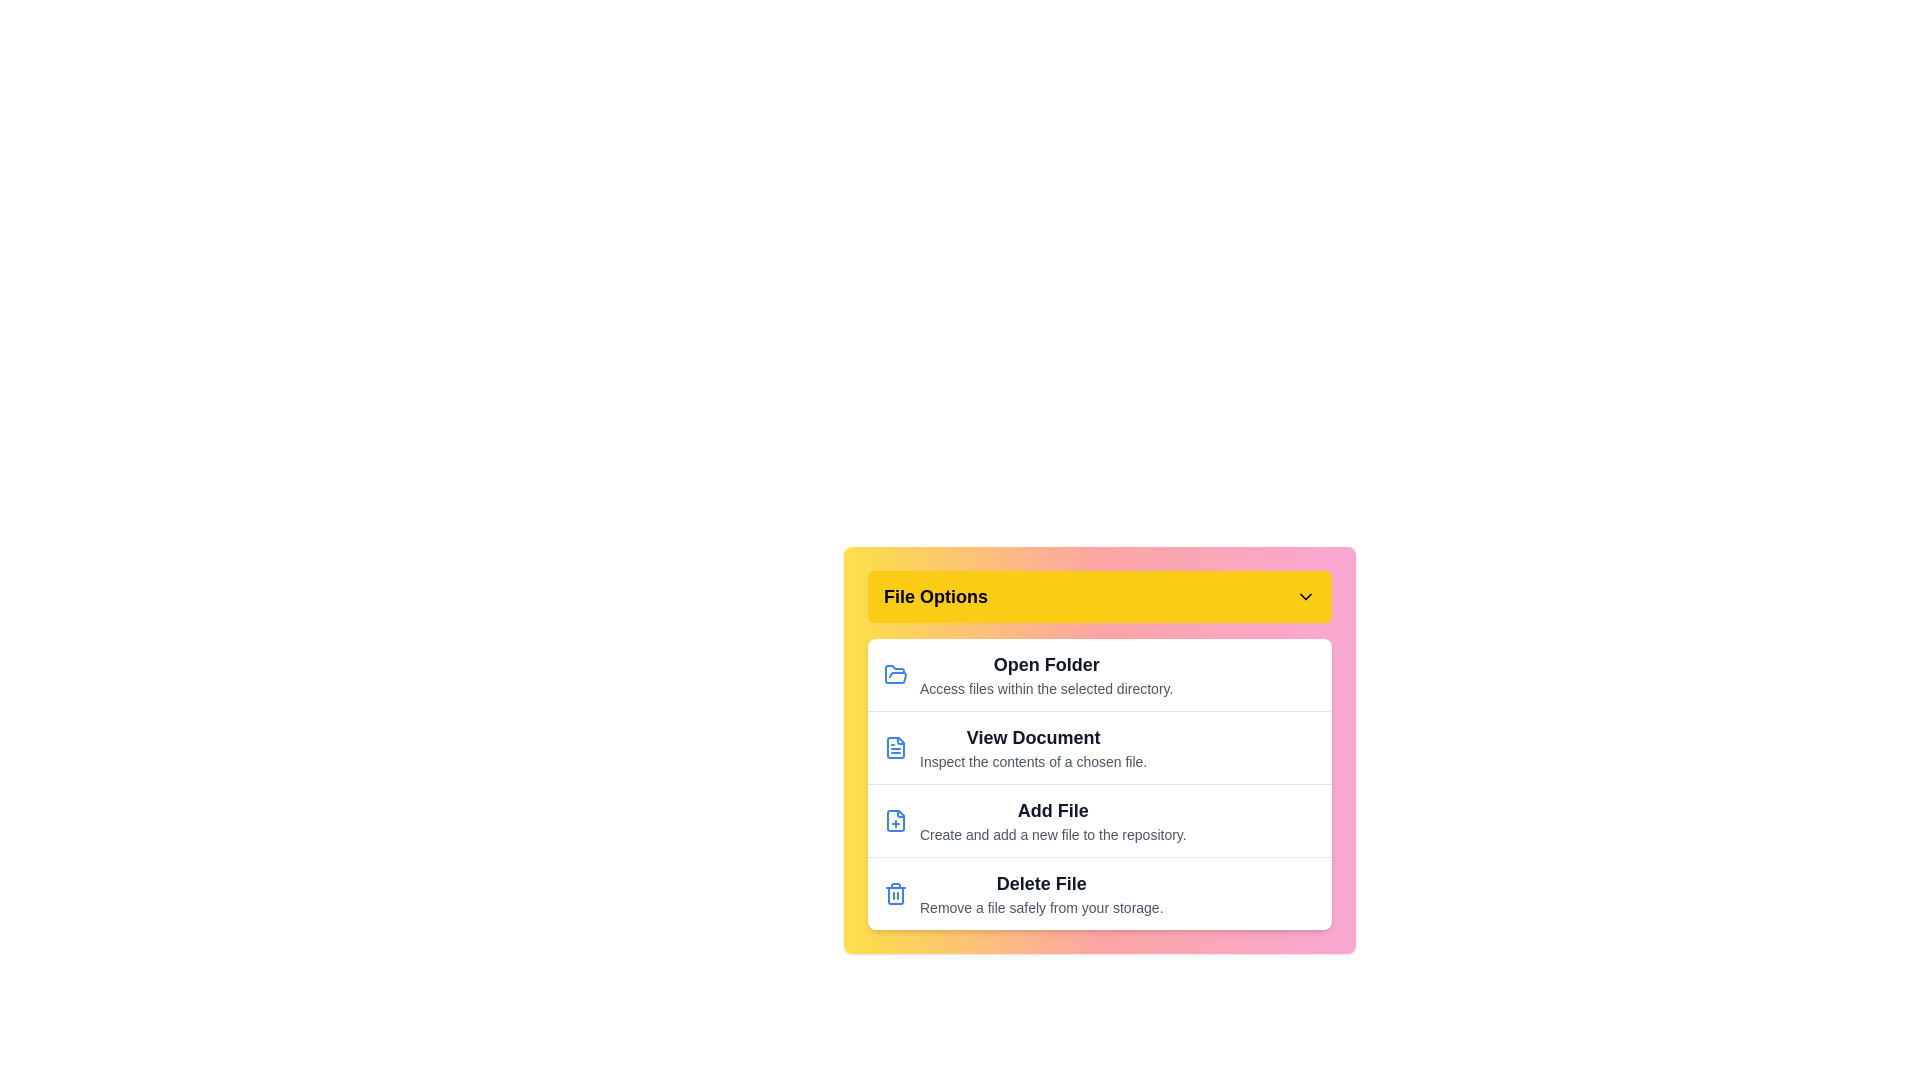 The width and height of the screenshot is (1920, 1080). What do you see at coordinates (1033, 748) in the screenshot?
I see `the 'View Document' button-like menu item, which is the second action item in the 'File Options' menu` at bounding box center [1033, 748].